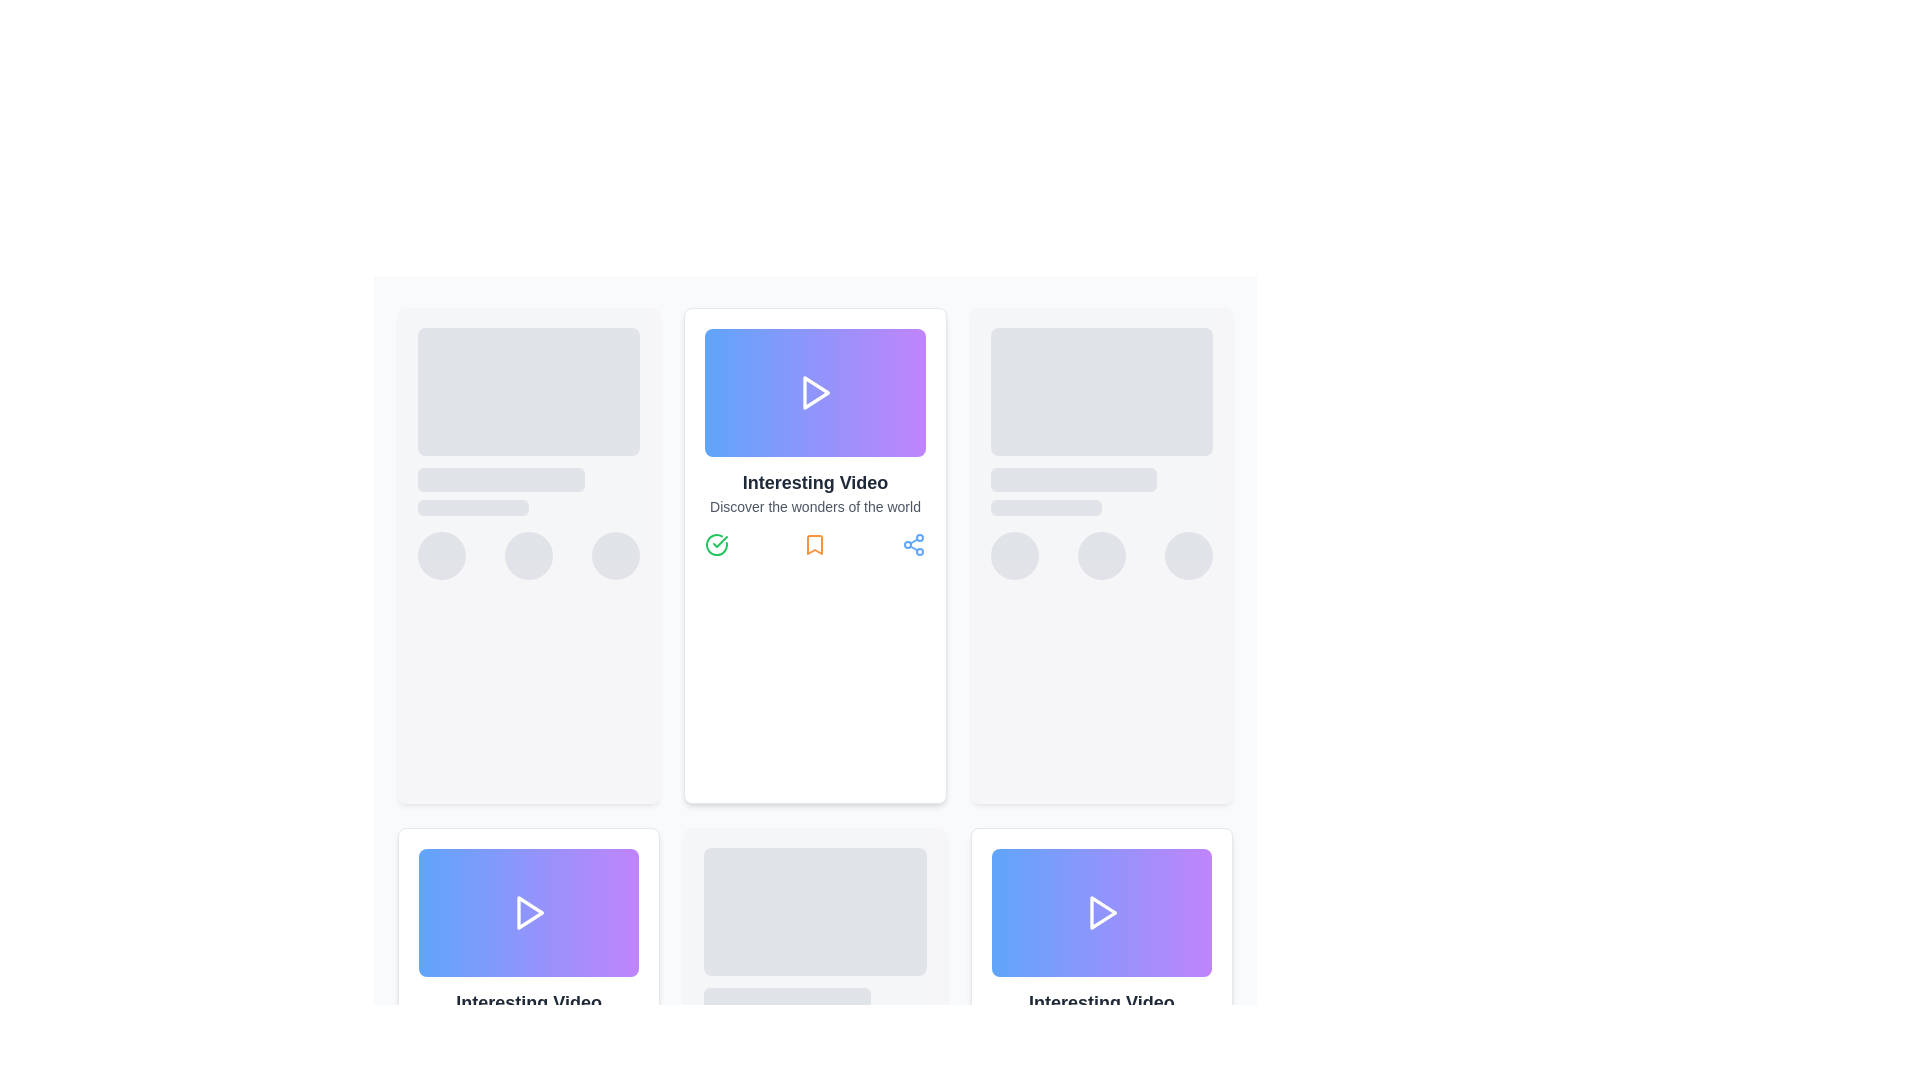 This screenshot has width=1920, height=1080. I want to click on the heading text label, so click(528, 1002).